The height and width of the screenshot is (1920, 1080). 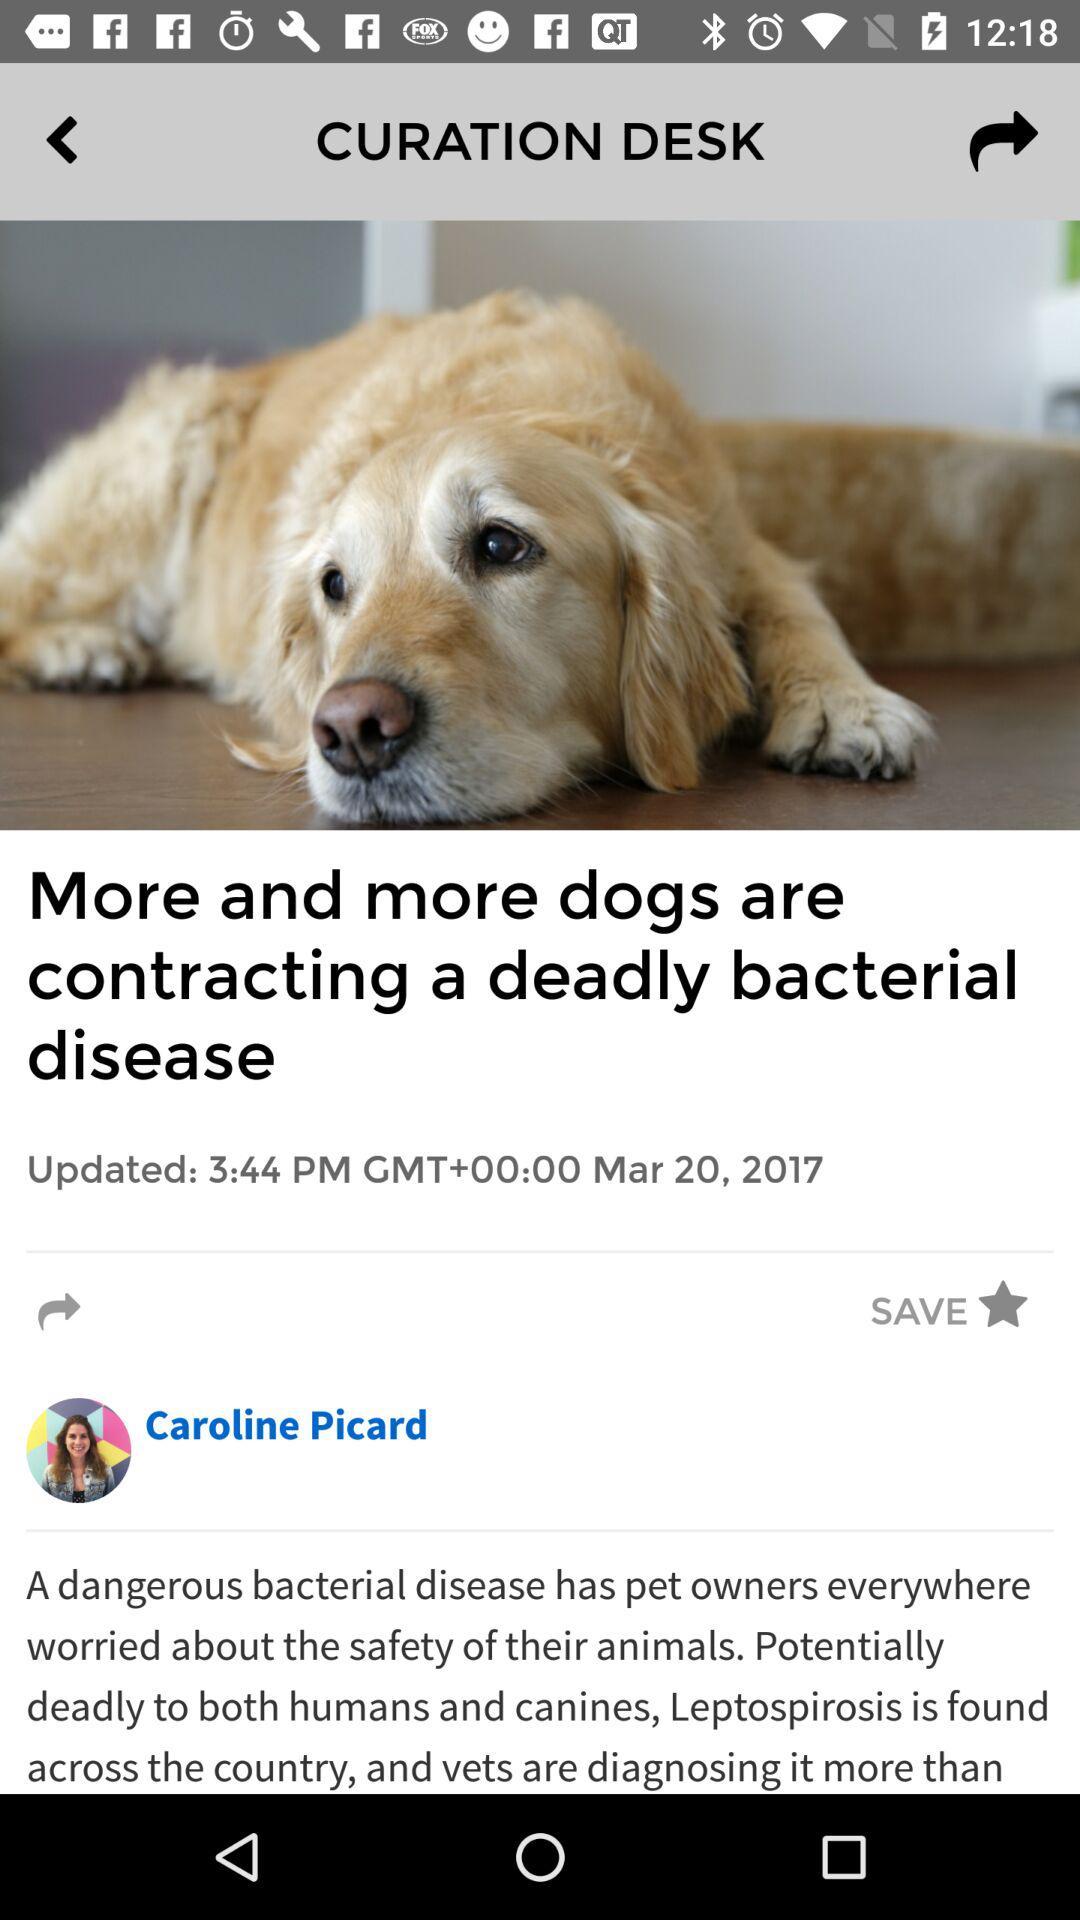 I want to click on the redo icon, so click(x=1003, y=140).